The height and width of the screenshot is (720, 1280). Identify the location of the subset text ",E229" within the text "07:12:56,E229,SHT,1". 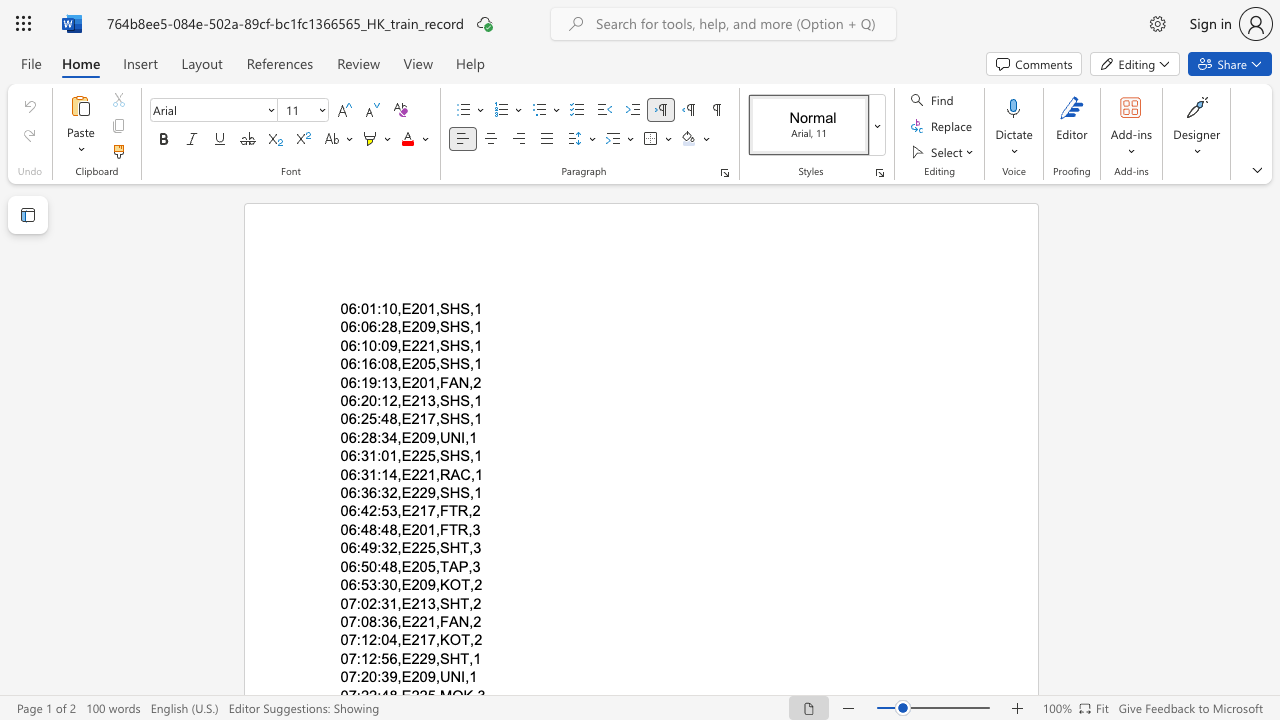
(397, 658).